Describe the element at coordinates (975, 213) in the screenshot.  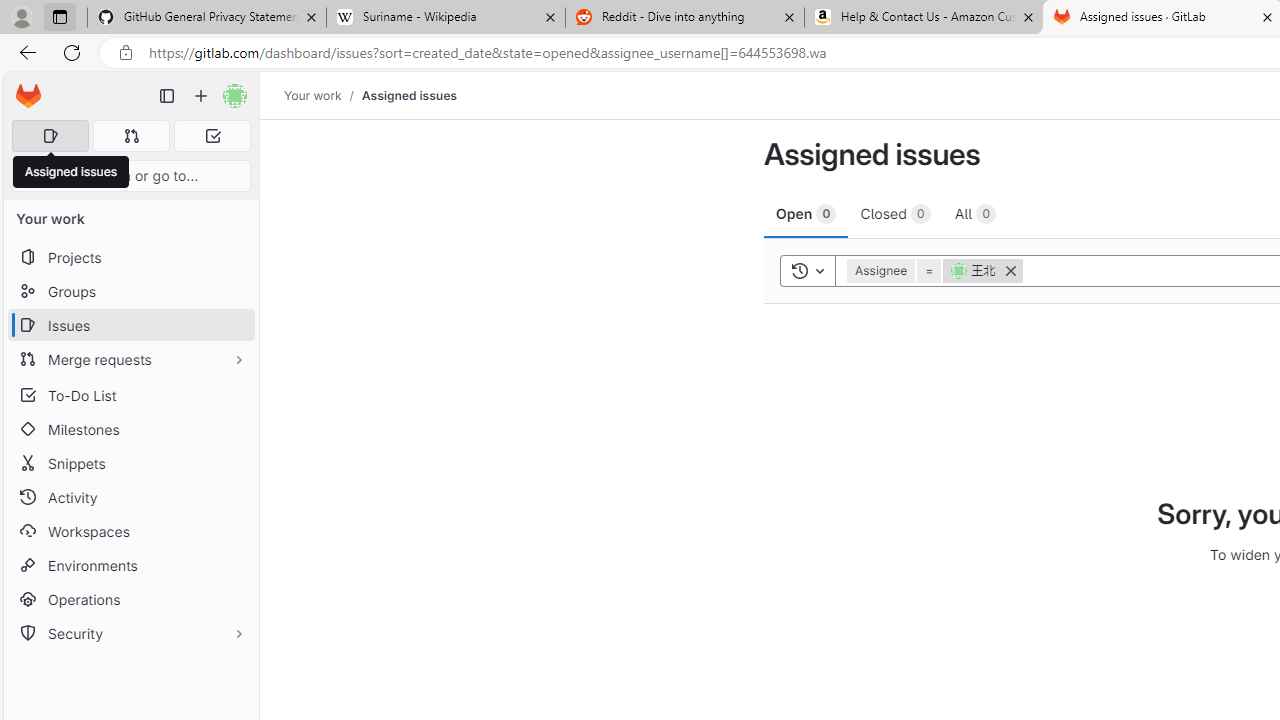
I see `'All 0'` at that location.